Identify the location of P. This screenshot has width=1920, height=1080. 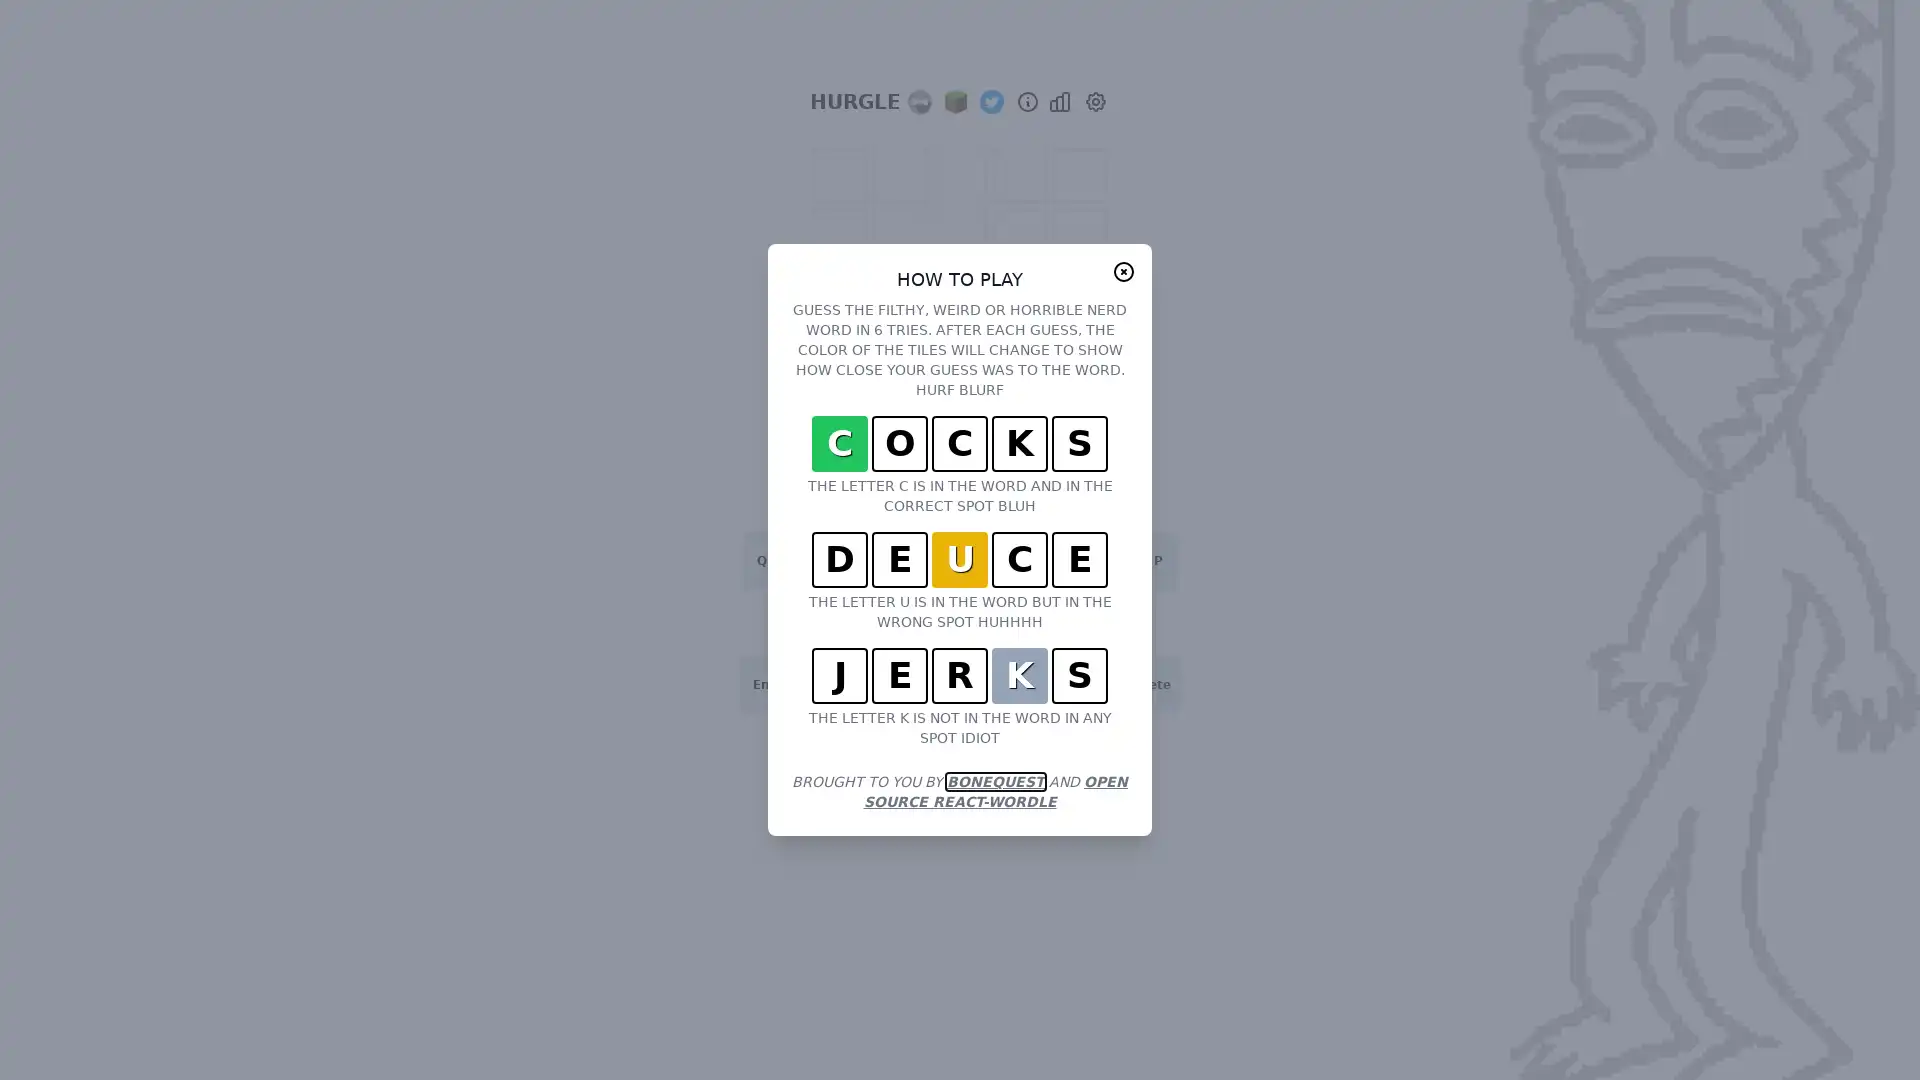
(1157, 560).